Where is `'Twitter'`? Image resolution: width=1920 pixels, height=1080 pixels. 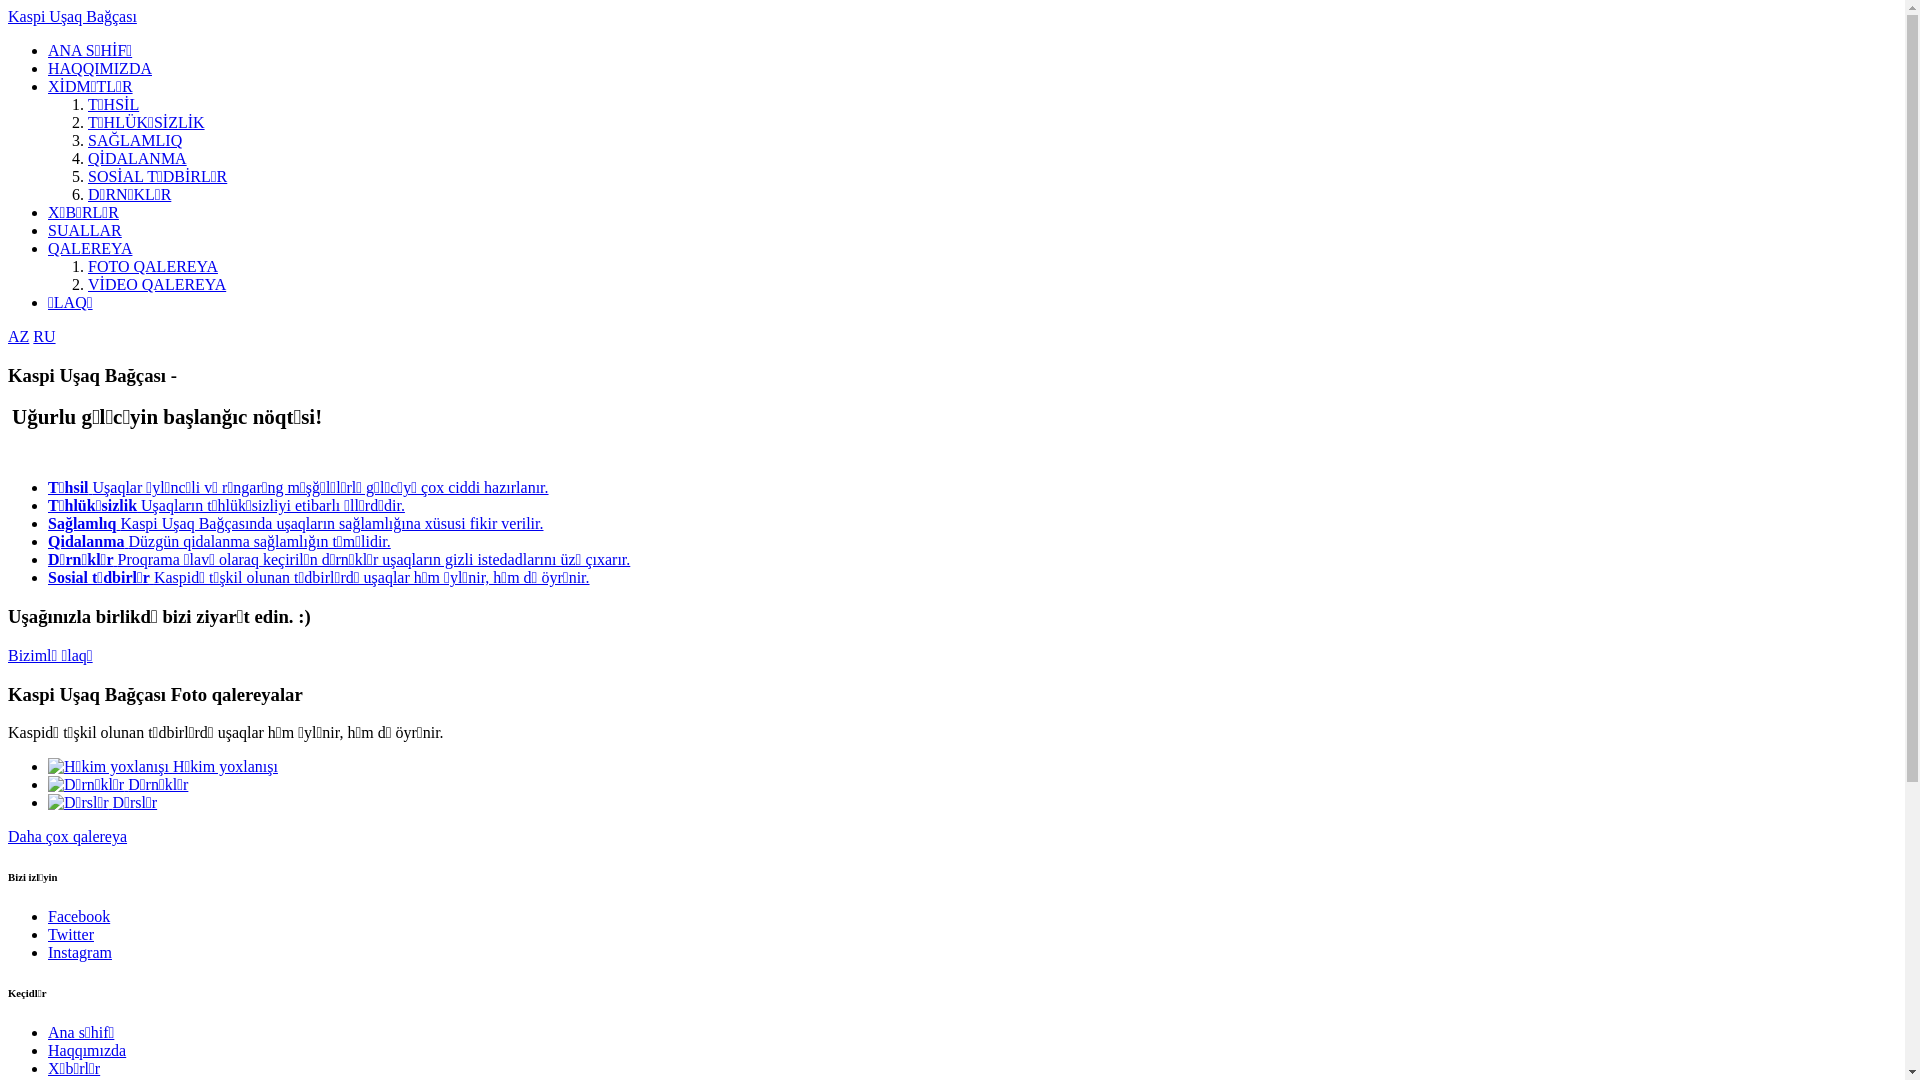
'Twitter' is located at coordinates (71, 934).